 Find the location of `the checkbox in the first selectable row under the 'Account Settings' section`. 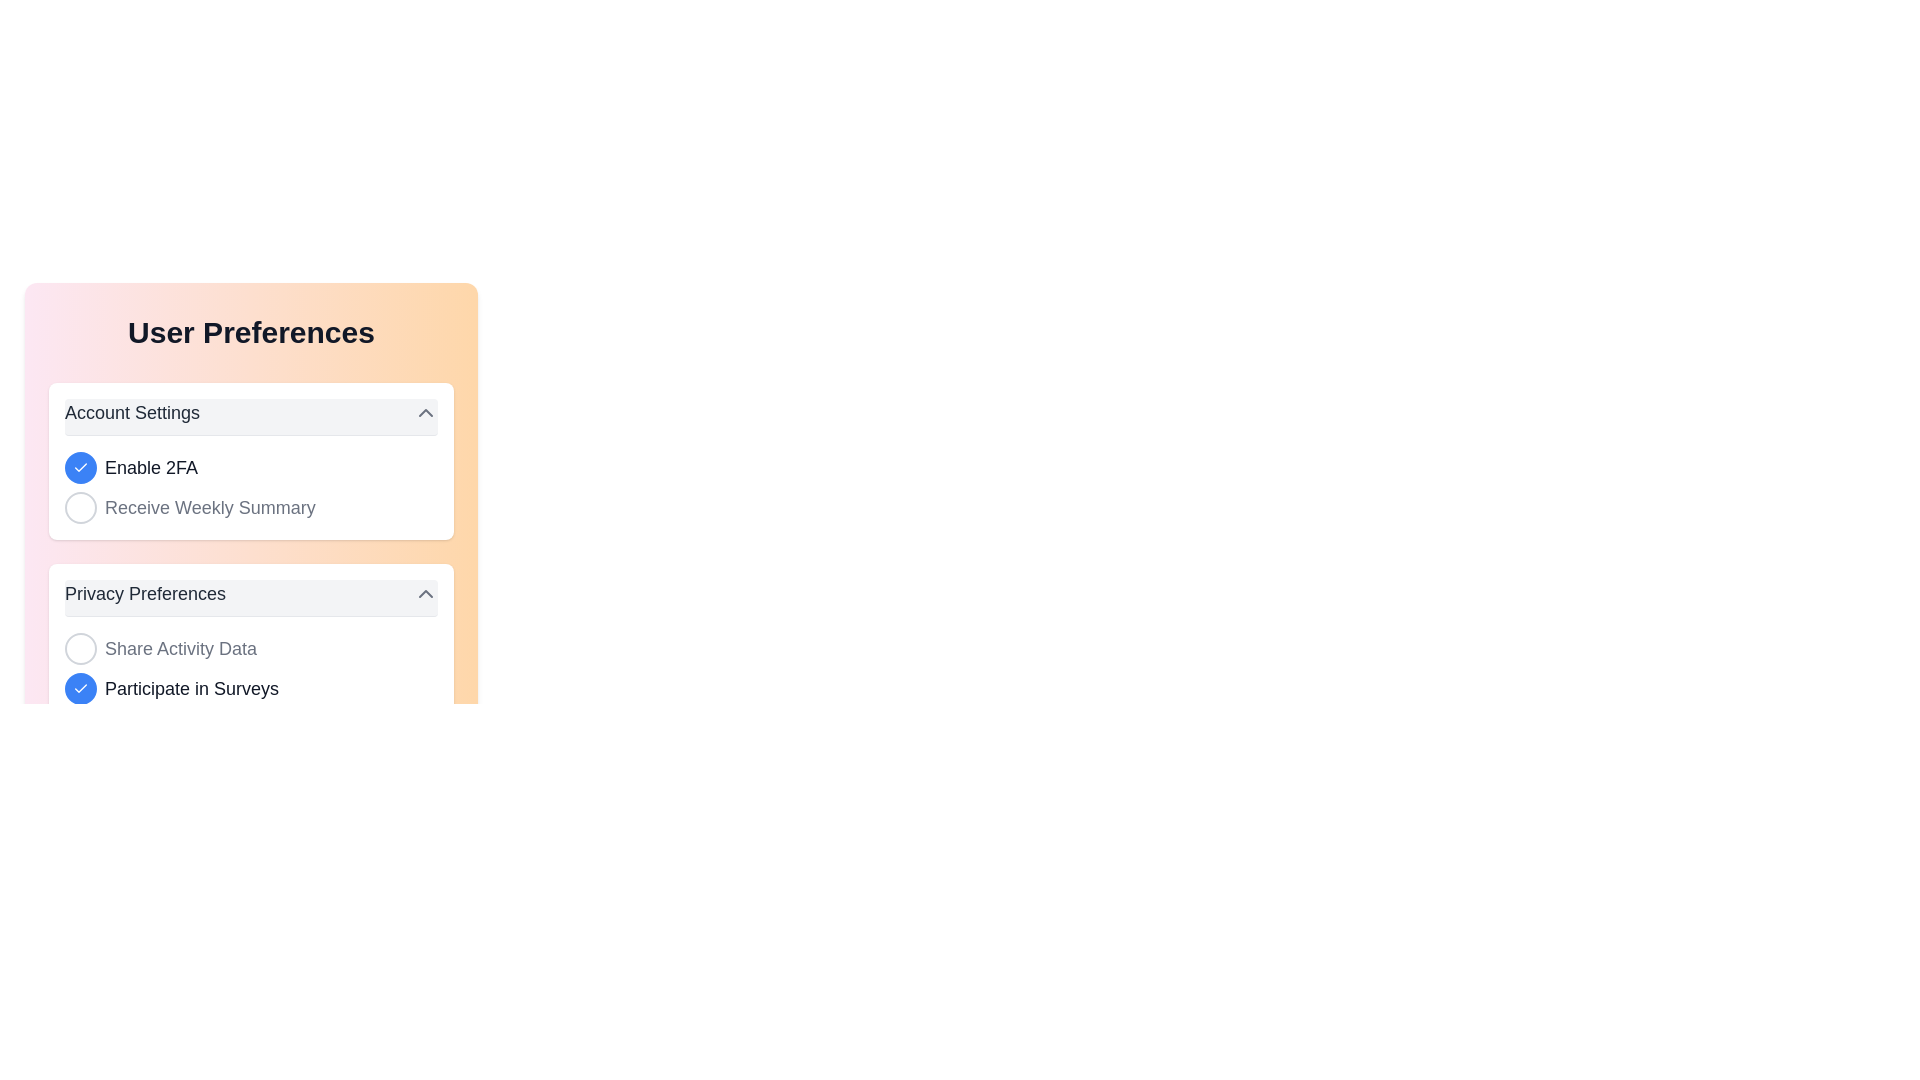

the checkbox in the first selectable row under the 'Account Settings' section is located at coordinates (250, 467).